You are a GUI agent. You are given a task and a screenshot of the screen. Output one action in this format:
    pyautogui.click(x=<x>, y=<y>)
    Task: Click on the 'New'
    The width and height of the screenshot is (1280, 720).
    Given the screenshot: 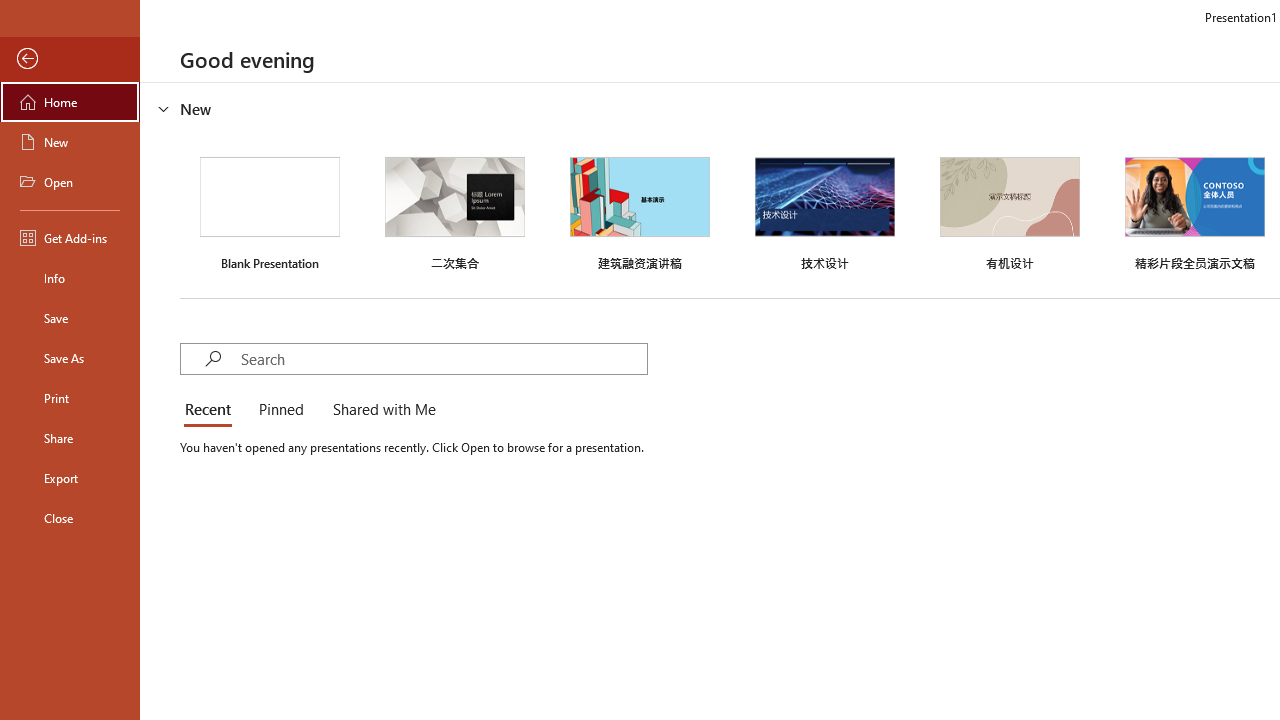 What is the action you would take?
    pyautogui.click(x=69, y=140)
    